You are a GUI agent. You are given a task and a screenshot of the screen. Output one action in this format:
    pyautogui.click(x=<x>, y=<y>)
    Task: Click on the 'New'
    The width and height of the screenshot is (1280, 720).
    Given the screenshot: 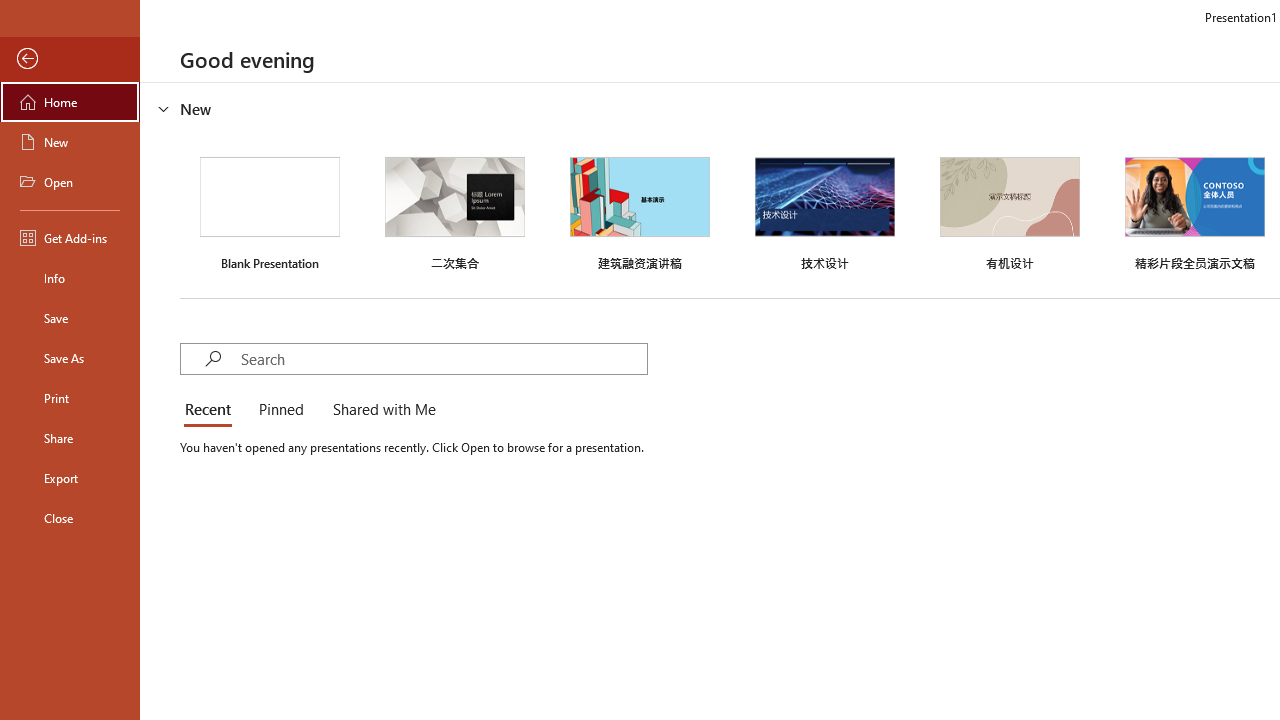 What is the action you would take?
    pyautogui.click(x=69, y=140)
    